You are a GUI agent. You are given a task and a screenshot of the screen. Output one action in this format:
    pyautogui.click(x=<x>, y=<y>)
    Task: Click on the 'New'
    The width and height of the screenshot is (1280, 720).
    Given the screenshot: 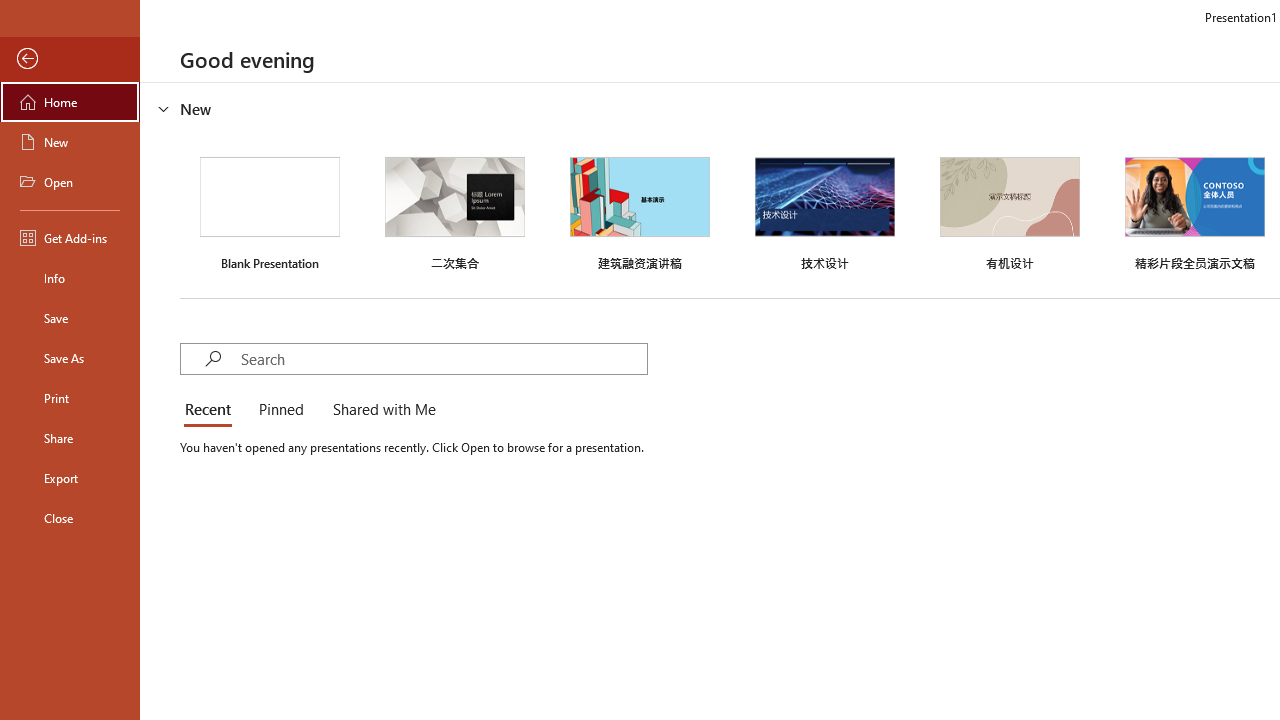 What is the action you would take?
    pyautogui.click(x=69, y=140)
    